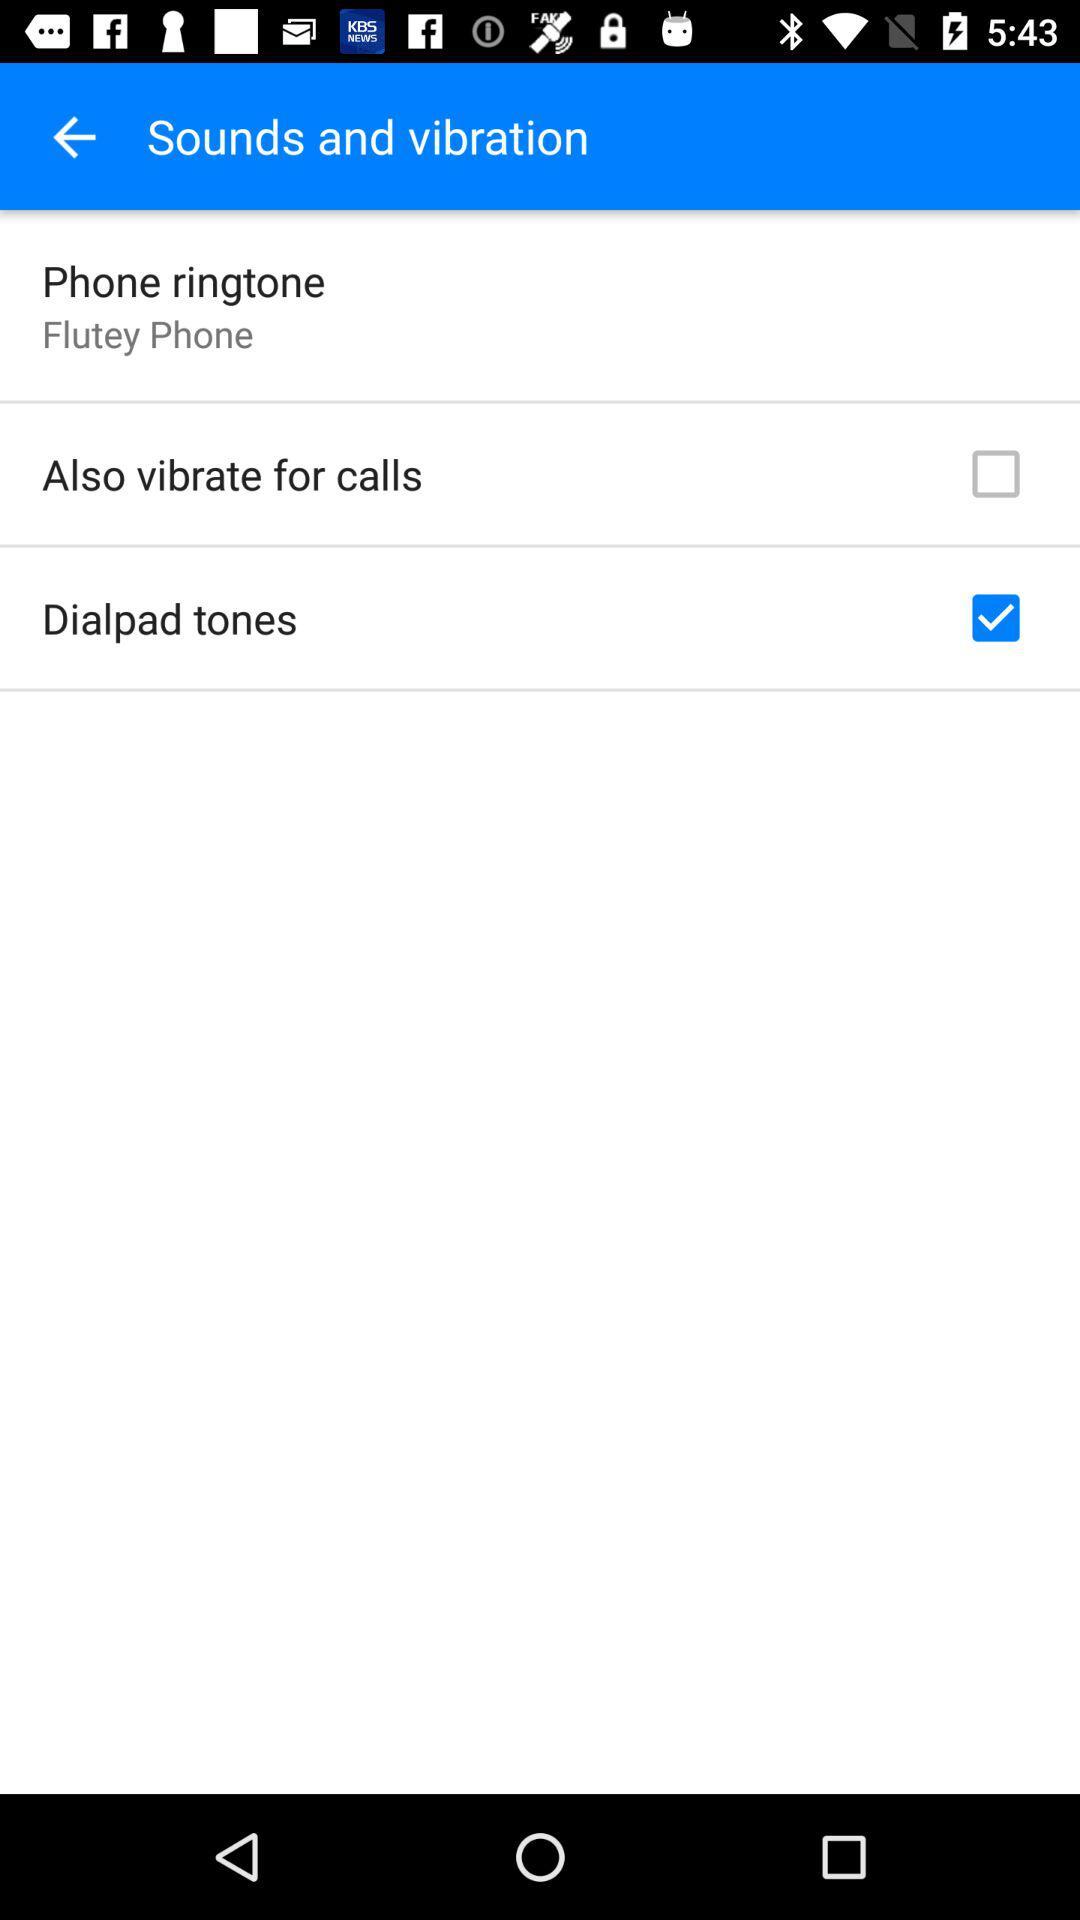 This screenshot has height=1920, width=1080. I want to click on the dialpad tones item, so click(168, 617).